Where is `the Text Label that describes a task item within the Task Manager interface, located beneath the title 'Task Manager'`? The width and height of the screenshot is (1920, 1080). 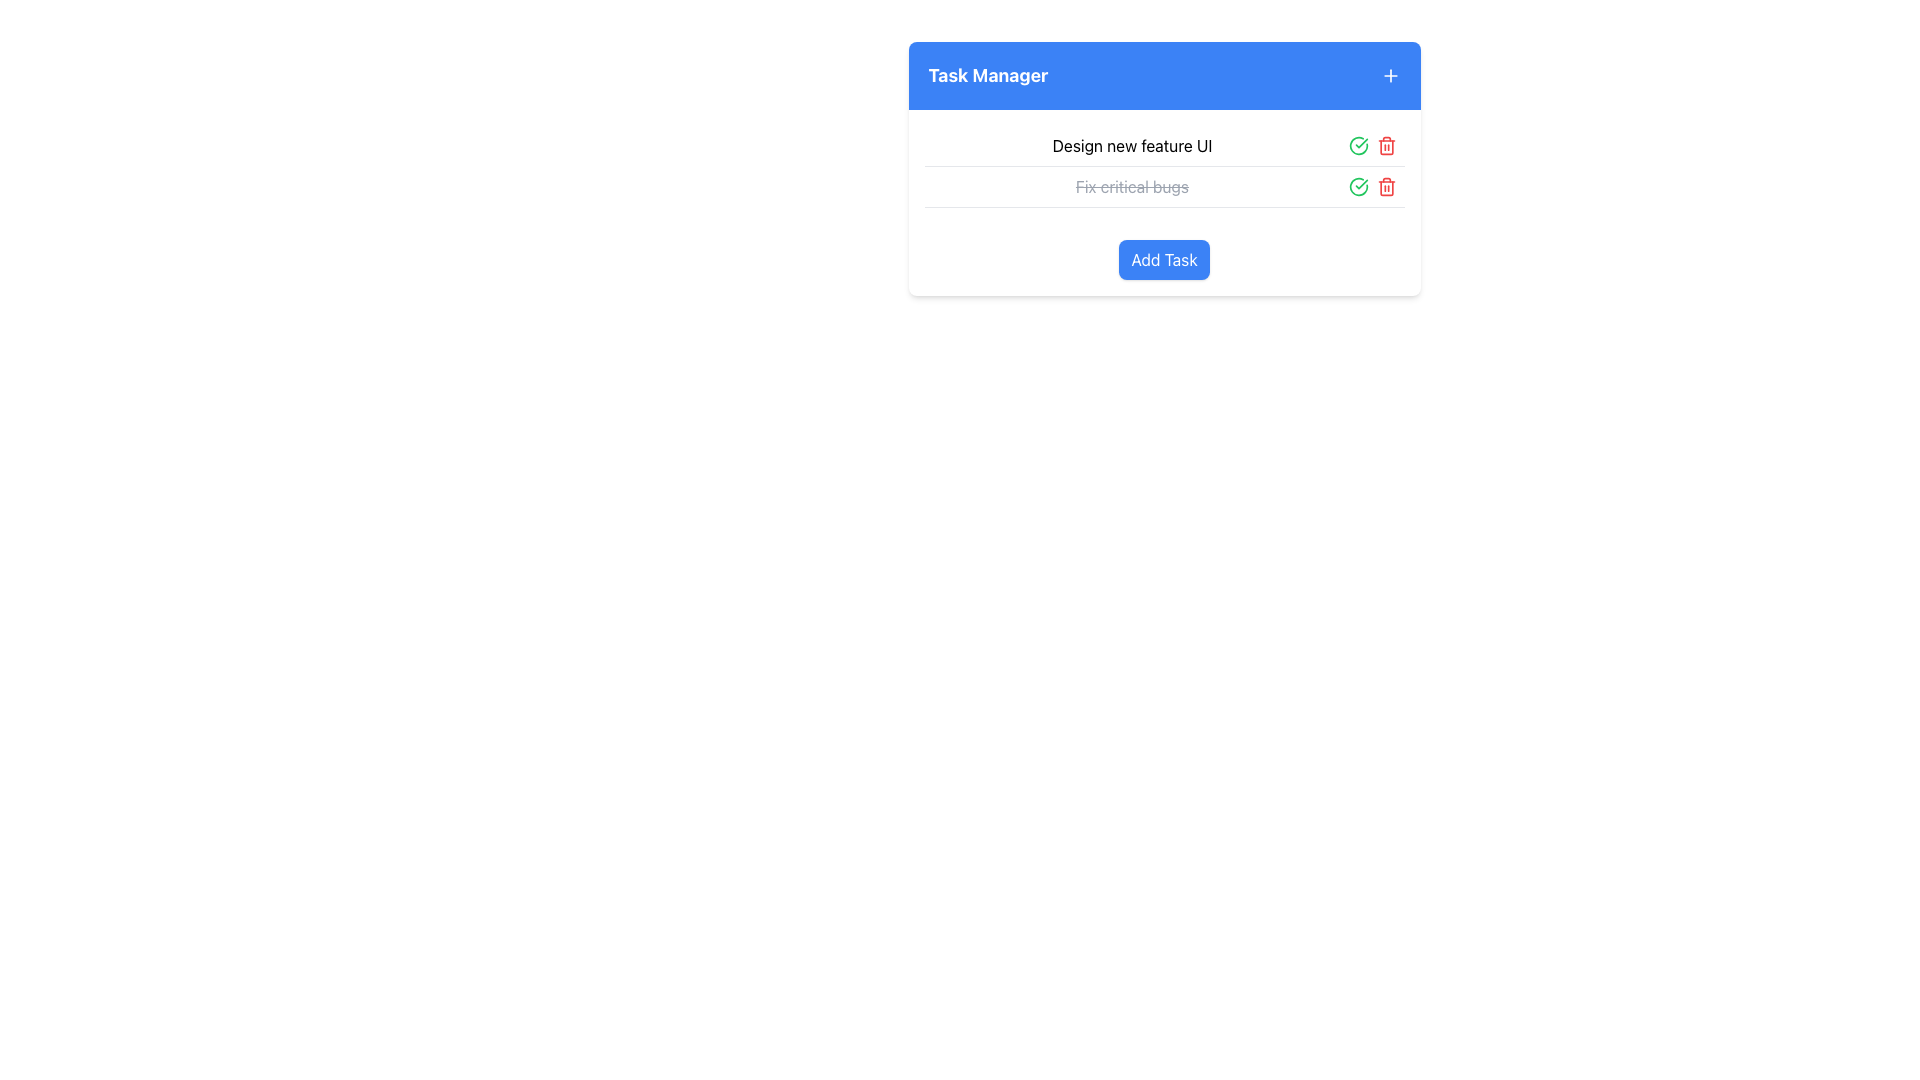
the Text Label that describes a task item within the Task Manager interface, located beneath the title 'Task Manager' is located at coordinates (1132, 145).